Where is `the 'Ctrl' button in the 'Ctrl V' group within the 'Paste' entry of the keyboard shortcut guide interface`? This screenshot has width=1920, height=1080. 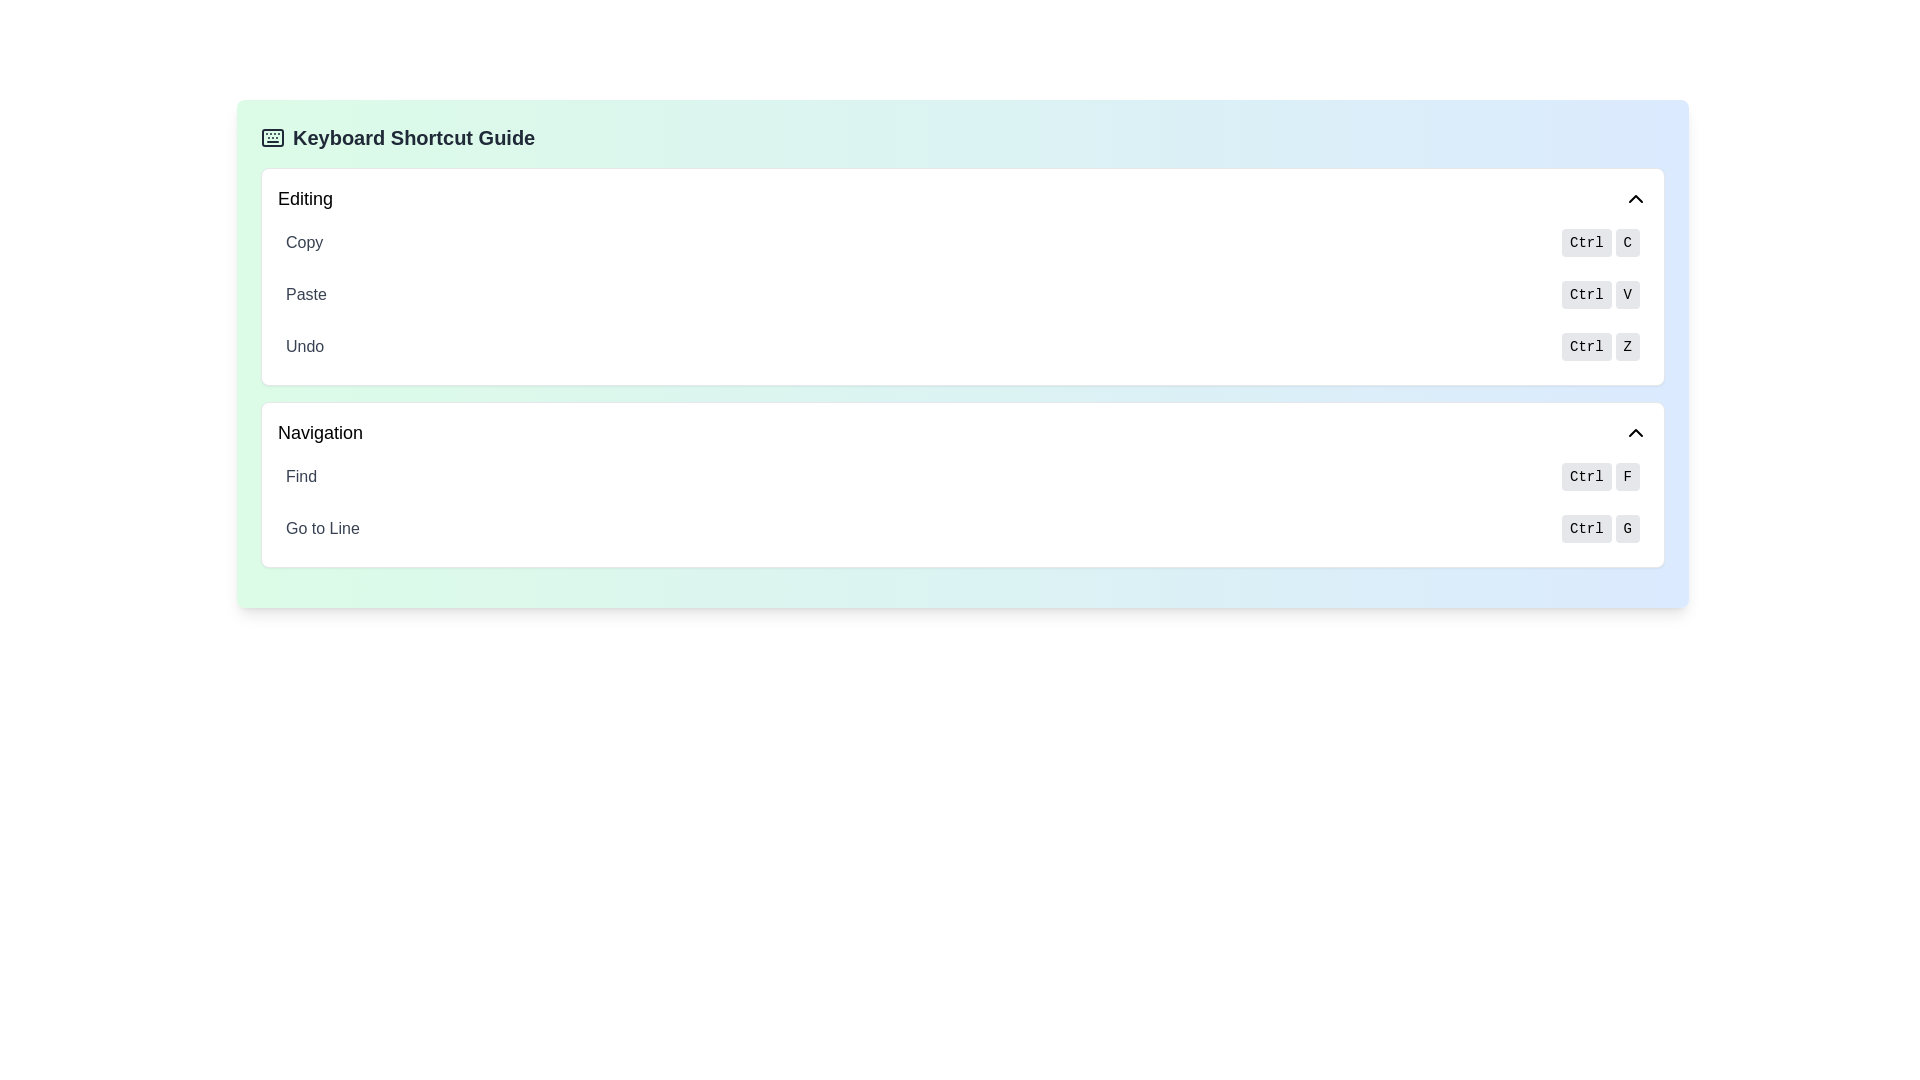
the 'Ctrl' button in the 'Ctrl V' group within the 'Paste' entry of the keyboard shortcut guide interface is located at coordinates (1585, 294).